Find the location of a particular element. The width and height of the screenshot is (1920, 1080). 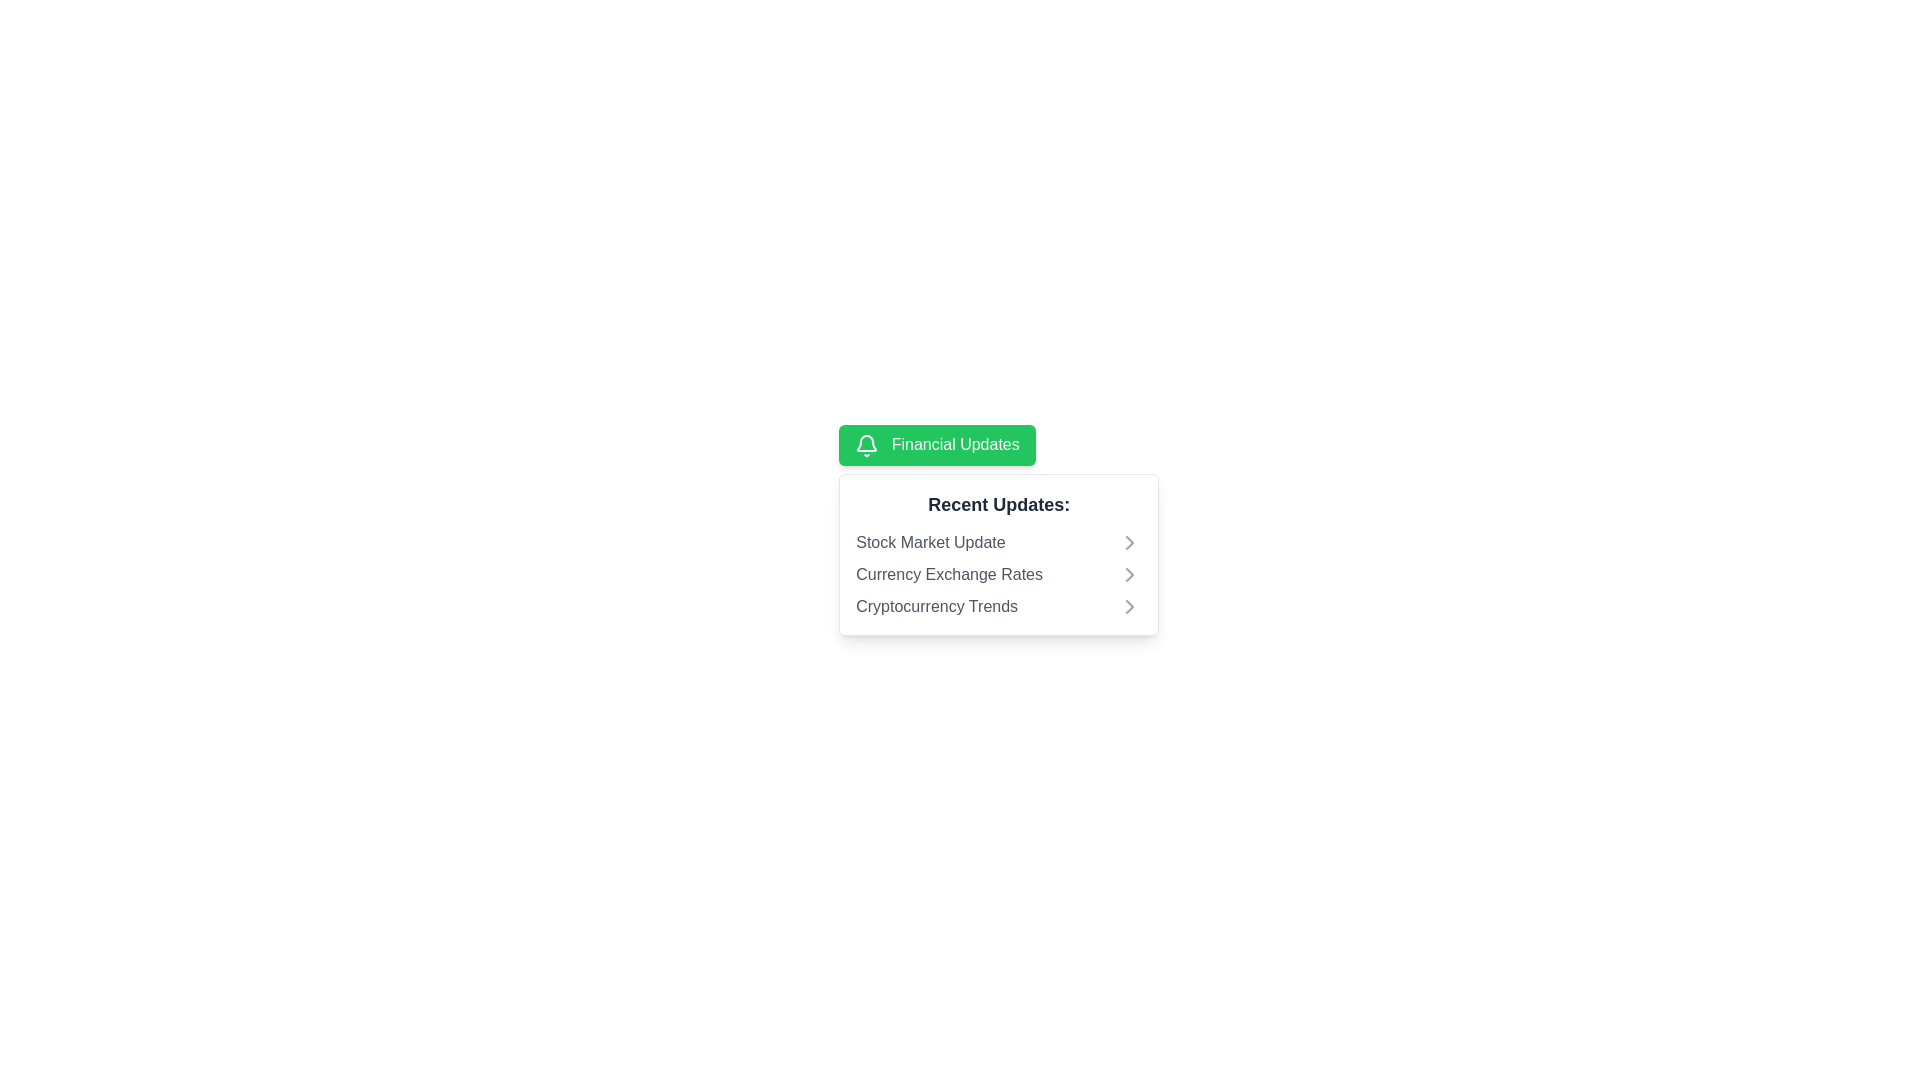

the rightward pointing arrow icon, which is the rightmost element in the row next to 'Stock Market Update' is located at coordinates (1130, 542).